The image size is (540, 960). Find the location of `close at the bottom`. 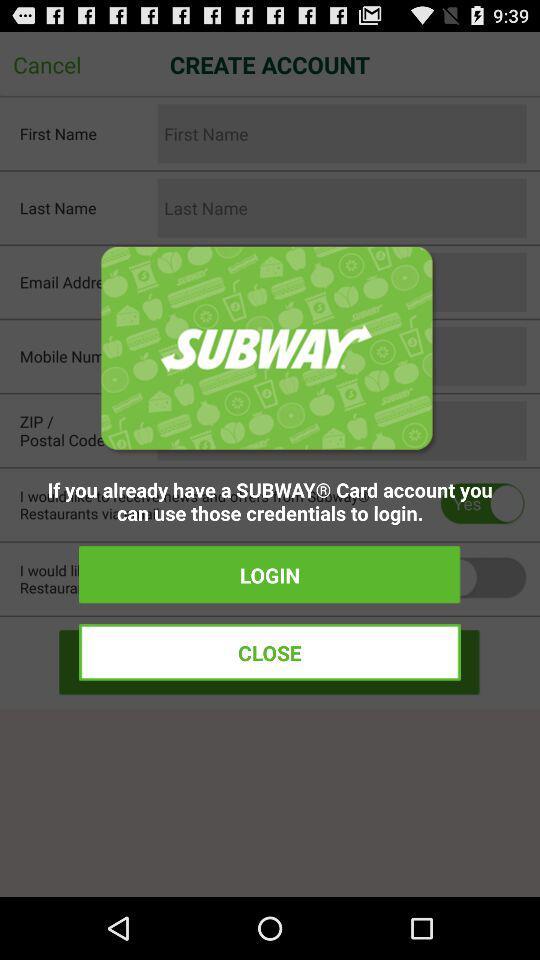

close at the bottom is located at coordinates (270, 651).